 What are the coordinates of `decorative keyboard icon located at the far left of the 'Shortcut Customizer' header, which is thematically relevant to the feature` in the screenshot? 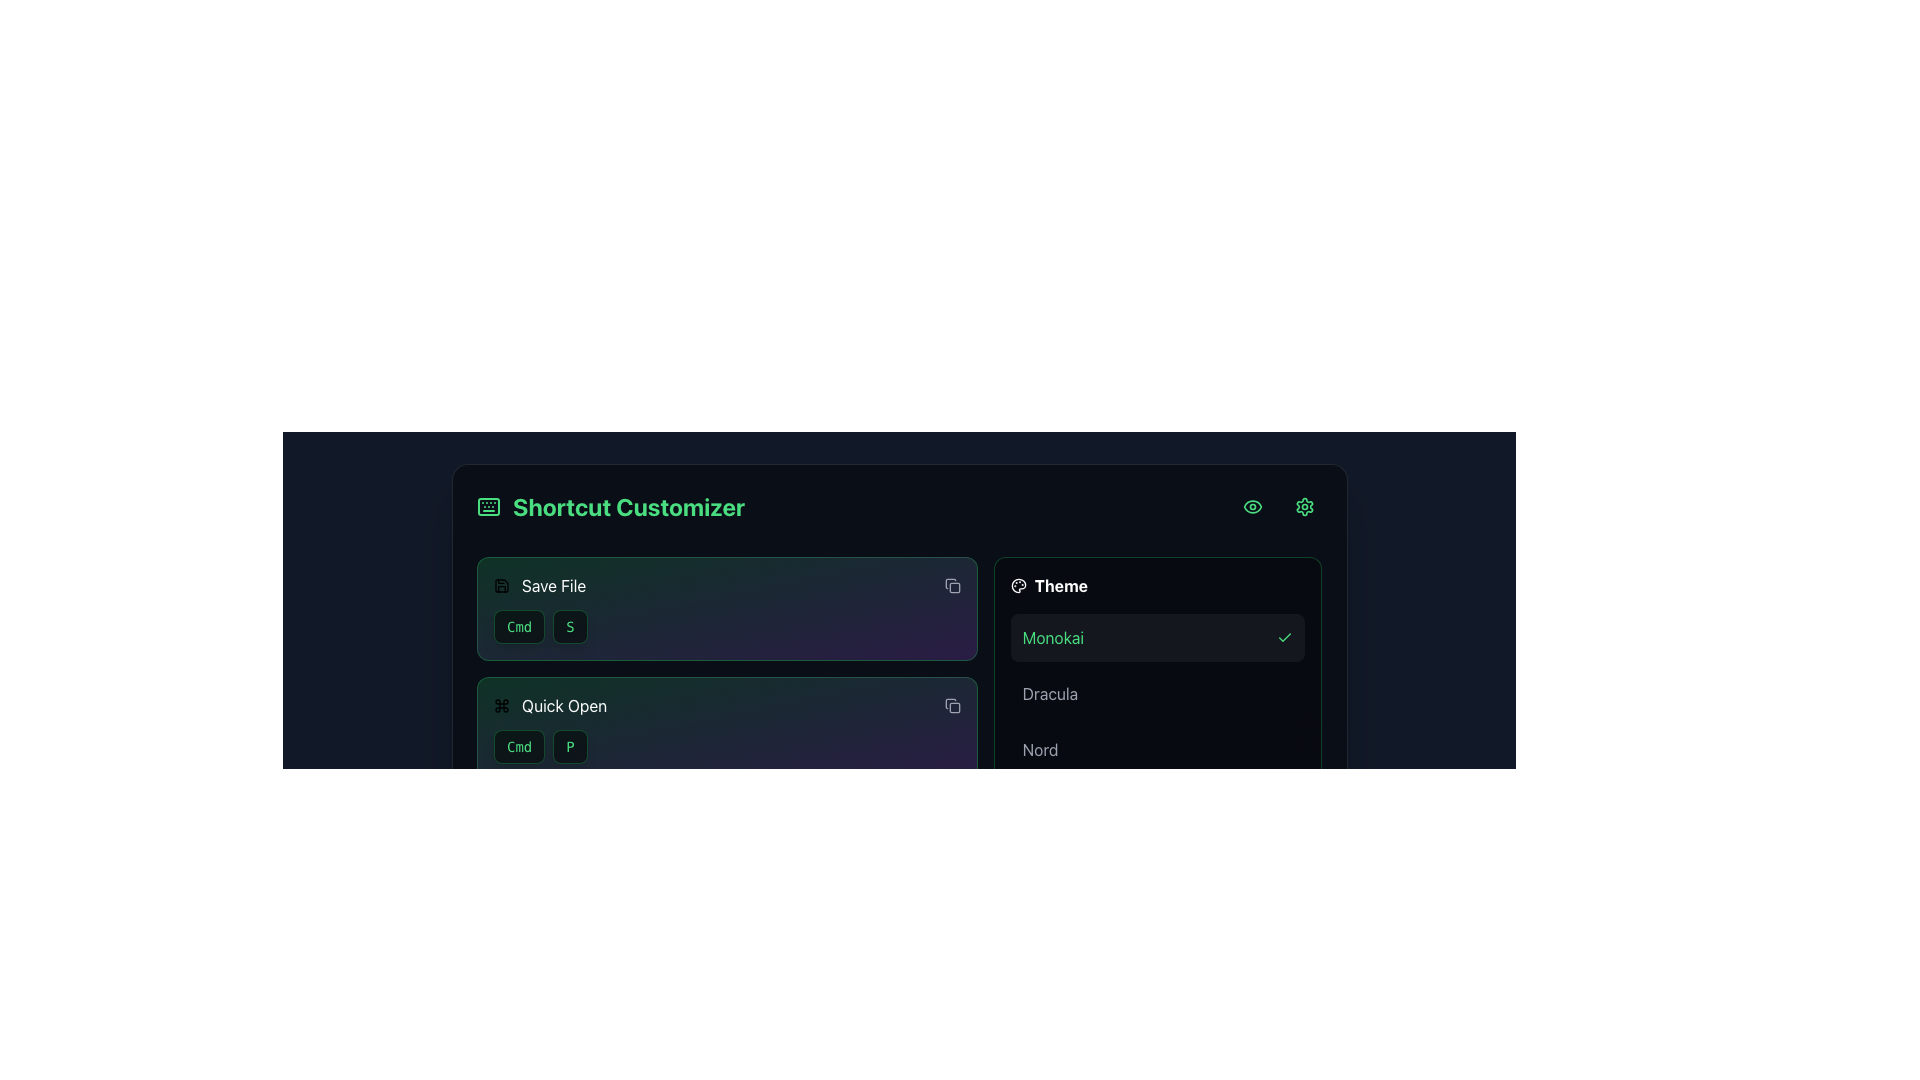 It's located at (488, 505).